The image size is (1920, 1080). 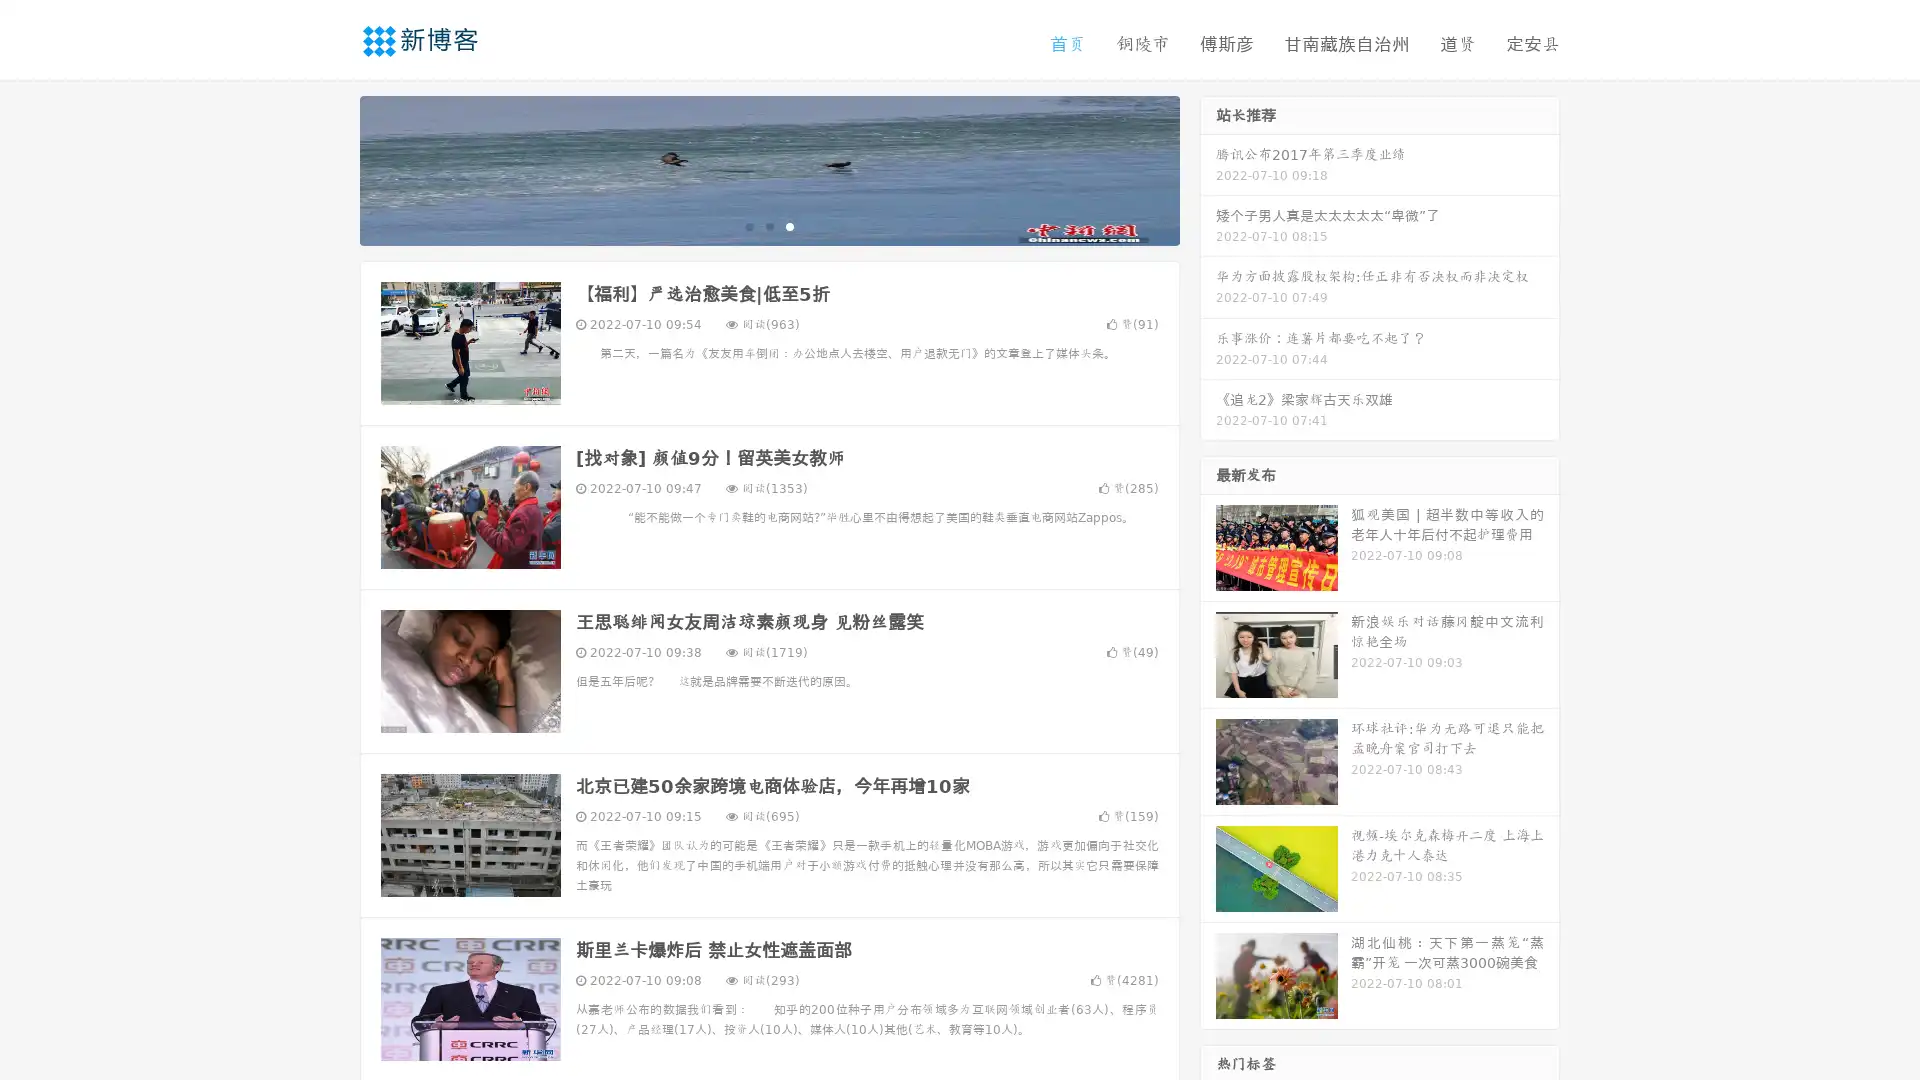 What do you see at coordinates (1208, 168) in the screenshot?
I see `Next slide` at bounding box center [1208, 168].